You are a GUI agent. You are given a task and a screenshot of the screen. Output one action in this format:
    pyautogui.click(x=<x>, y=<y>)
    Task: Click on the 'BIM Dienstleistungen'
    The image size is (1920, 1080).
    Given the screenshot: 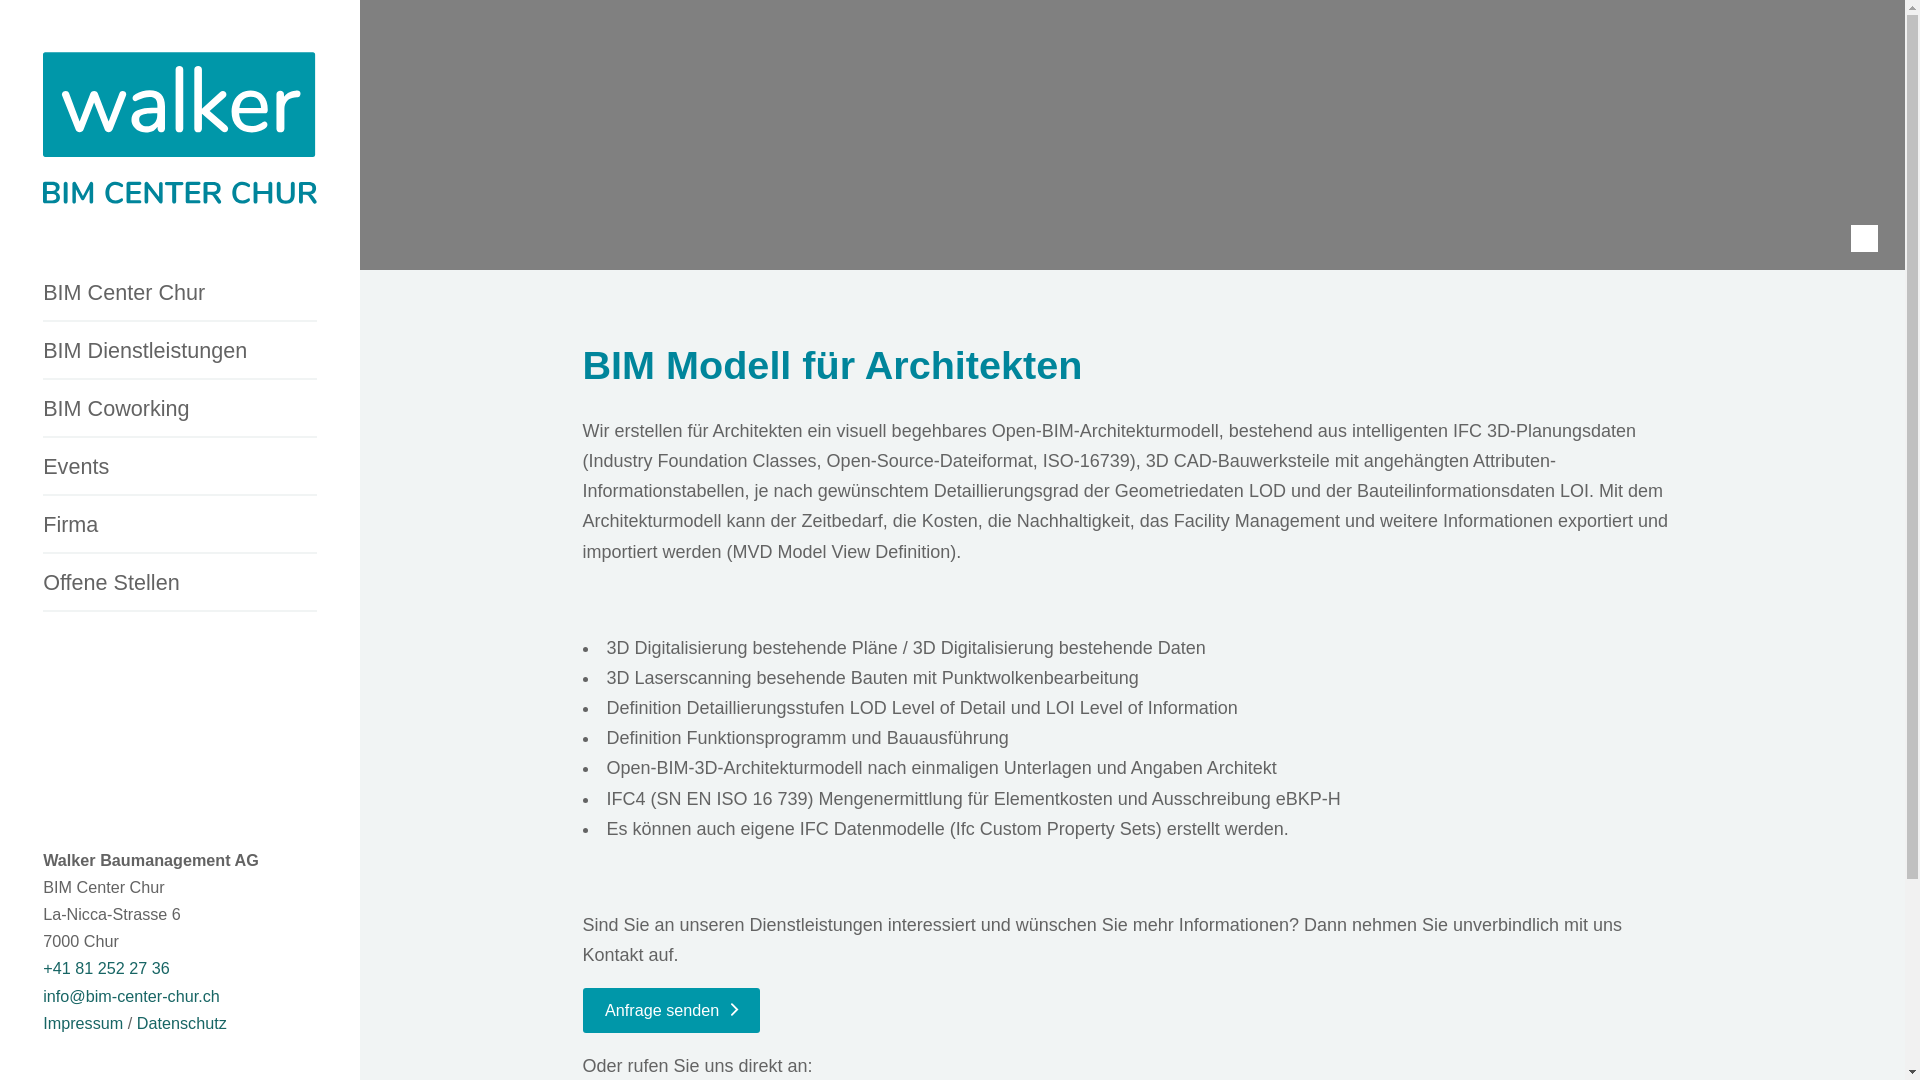 What is the action you would take?
    pyautogui.click(x=180, y=350)
    